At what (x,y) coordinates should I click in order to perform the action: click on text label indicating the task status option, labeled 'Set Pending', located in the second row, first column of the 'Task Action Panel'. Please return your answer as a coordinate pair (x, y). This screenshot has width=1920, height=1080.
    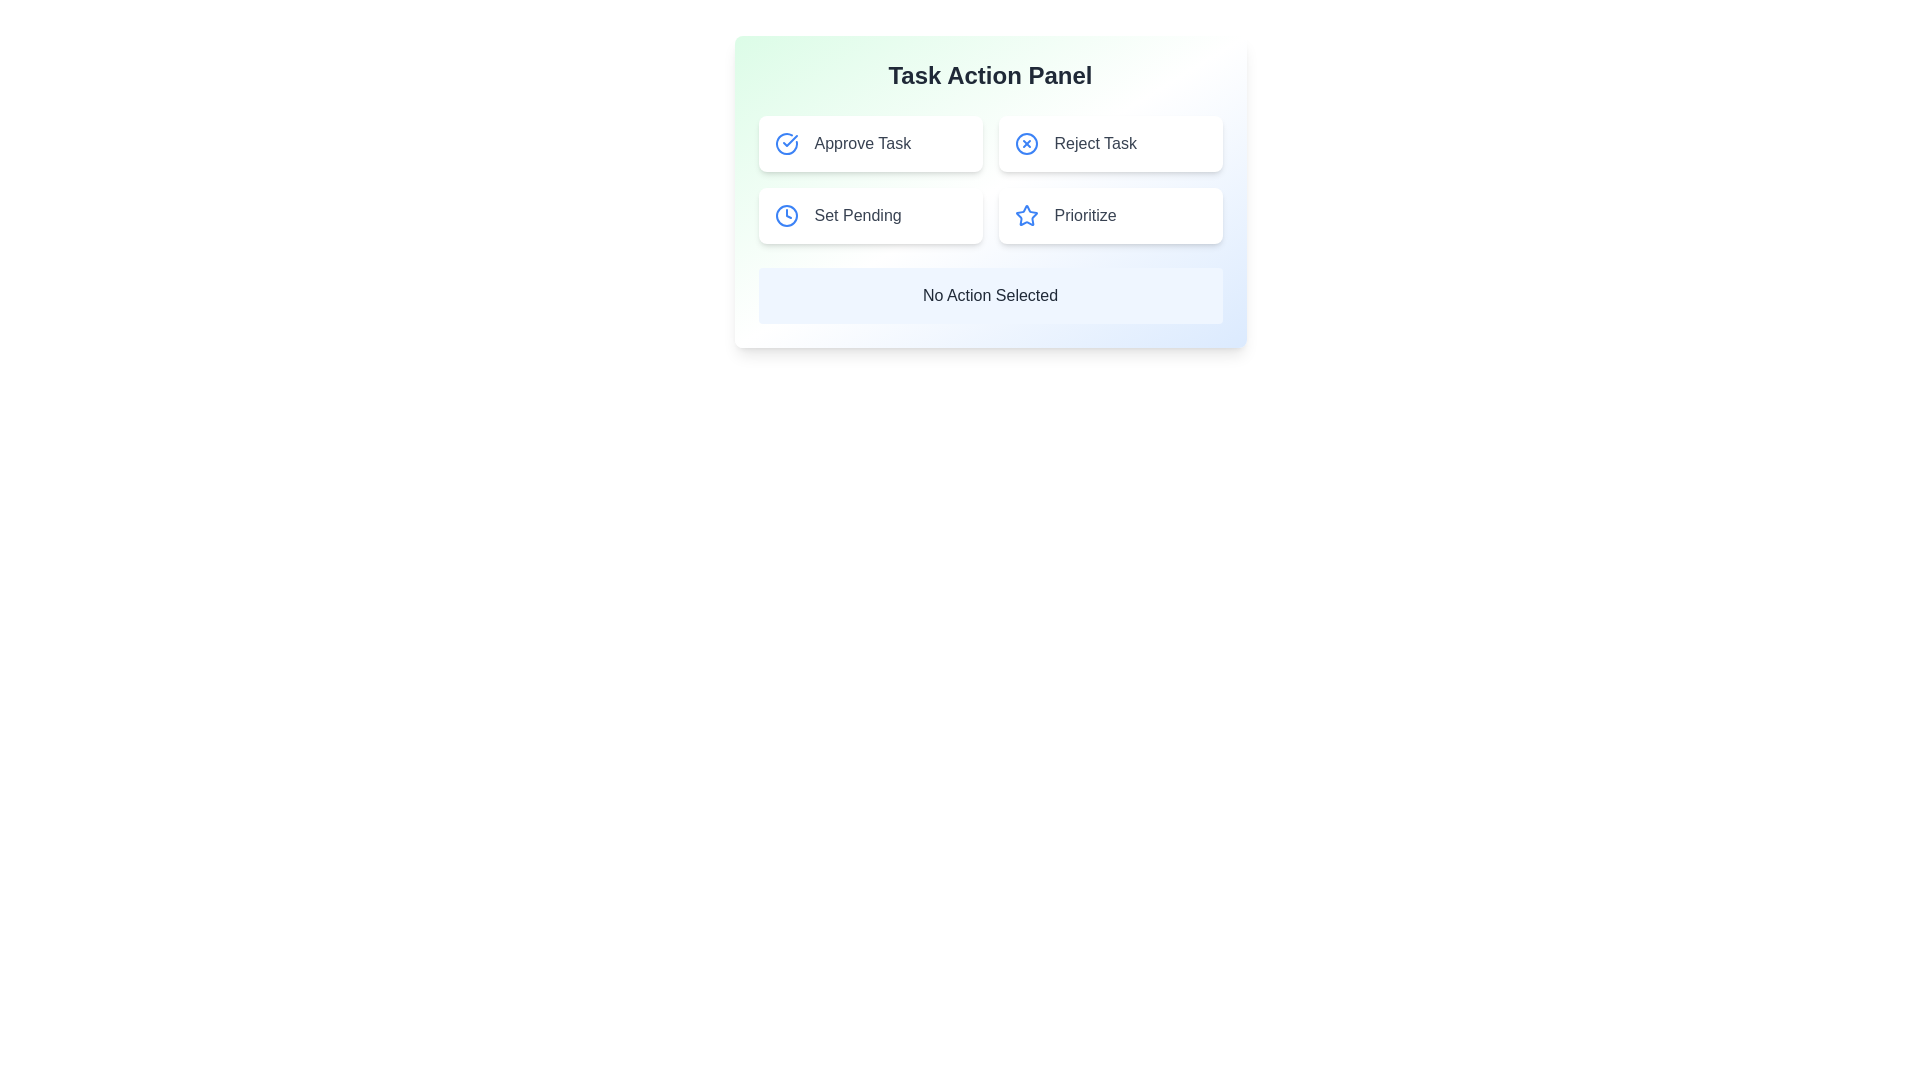
    Looking at the image, I should click on (858, 216).